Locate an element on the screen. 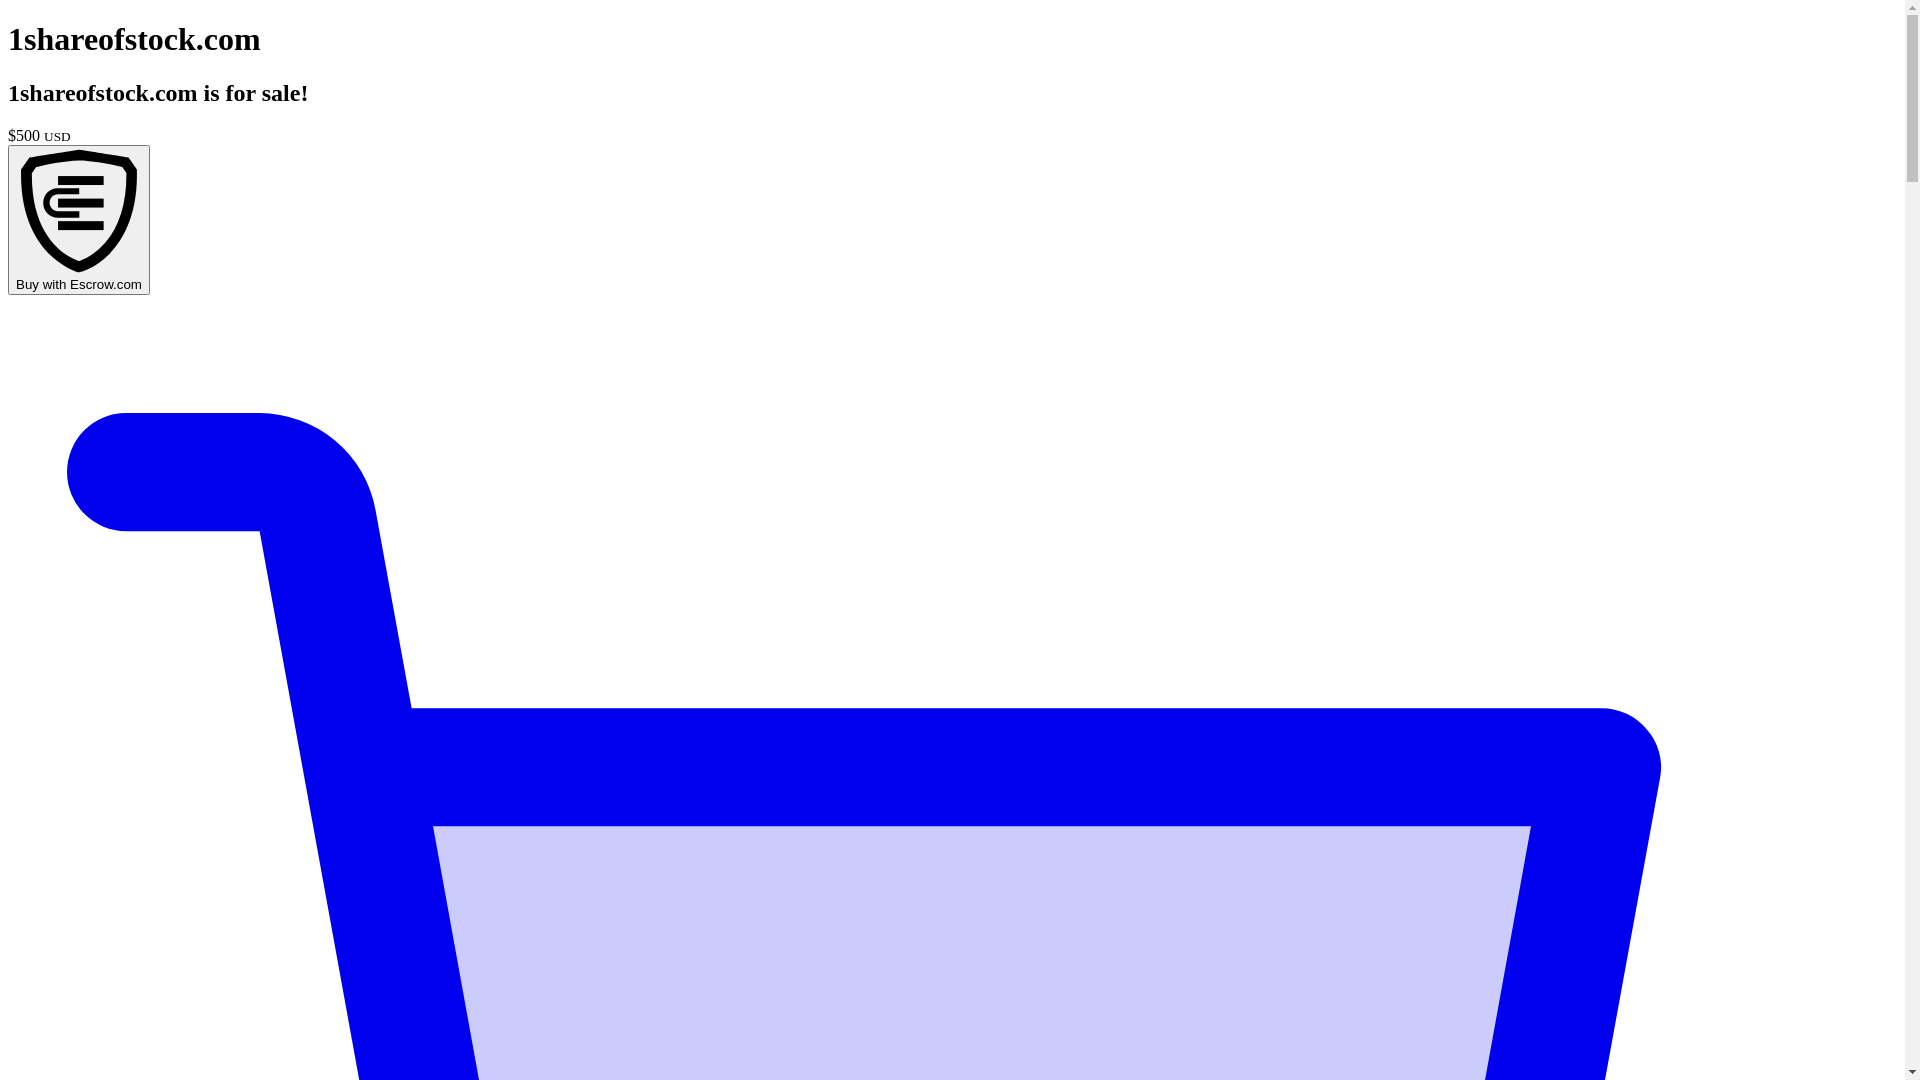 Image resolution: width=1920 pixels, height=1080 pixels. 'Buy with Escrow.com' is located at coordinates (78, 219).